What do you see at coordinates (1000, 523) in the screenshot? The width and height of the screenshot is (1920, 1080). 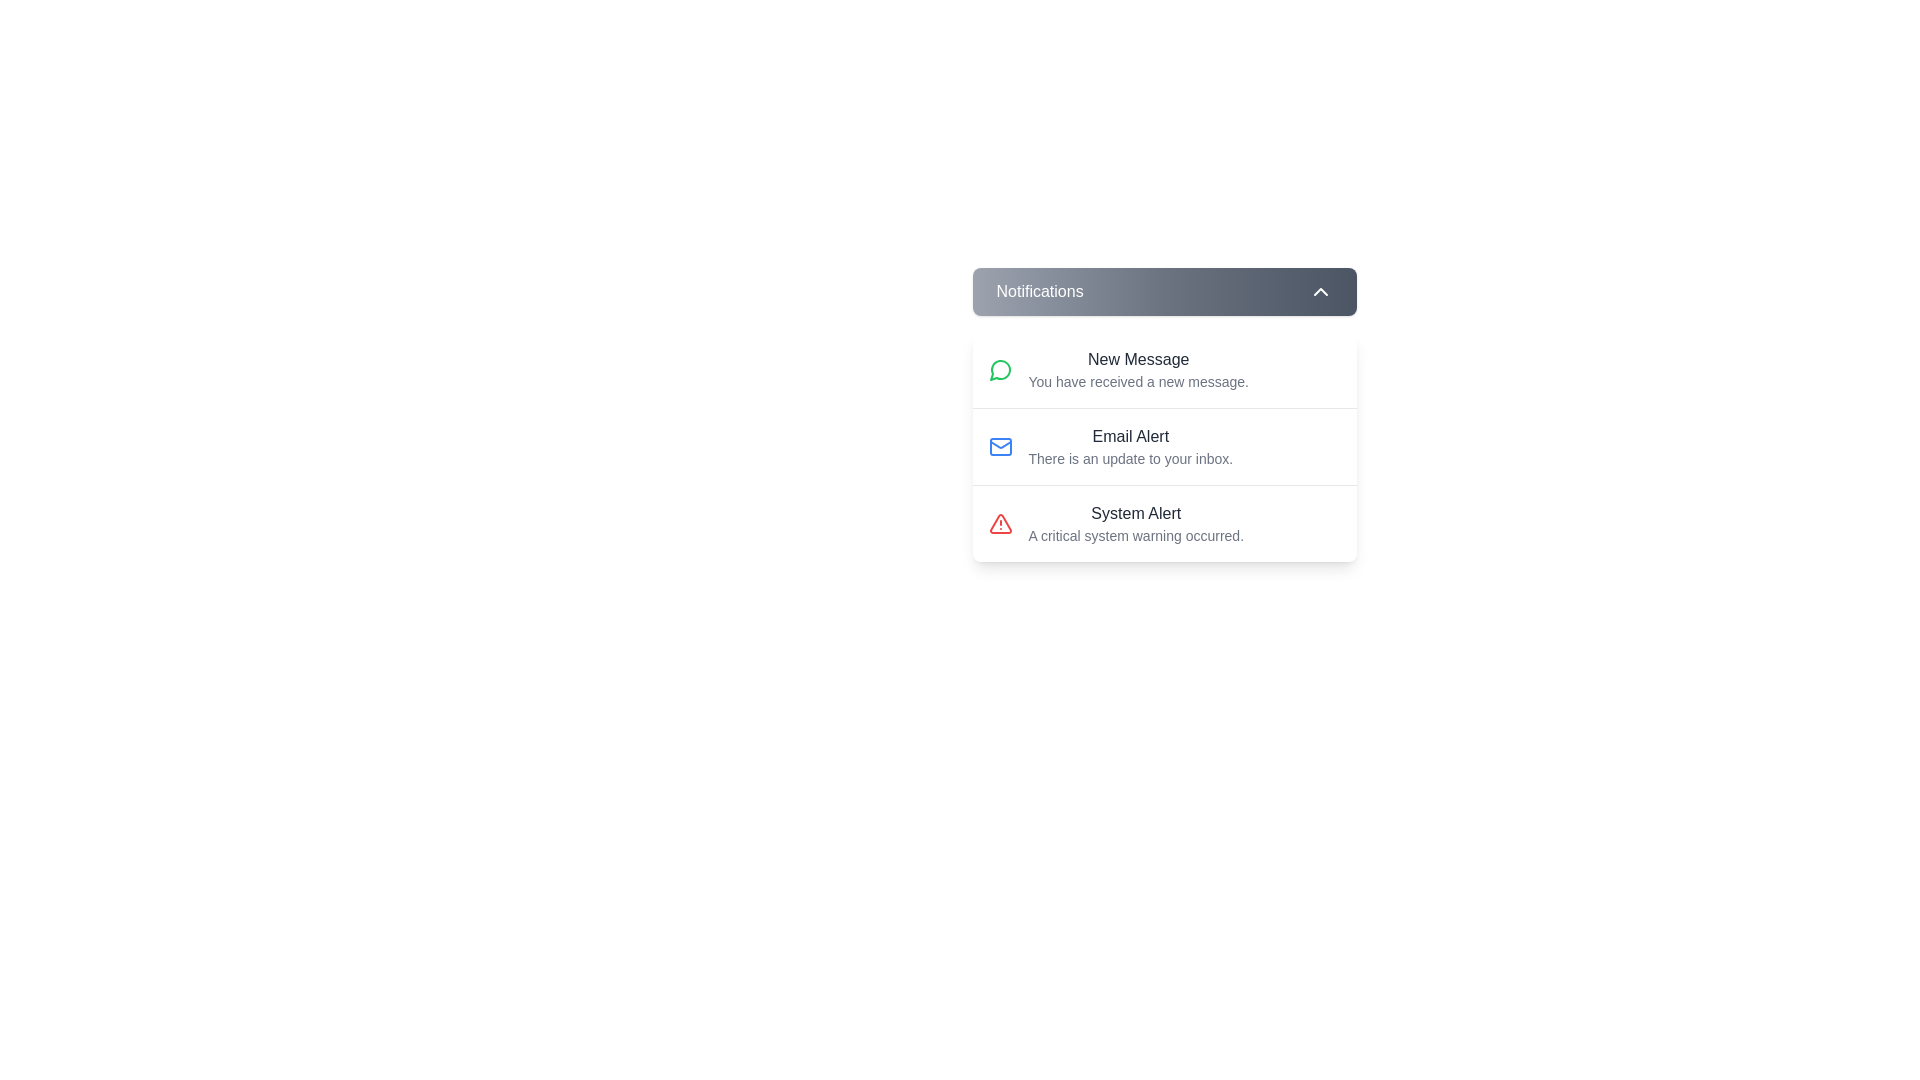 I see `the warning icon in the 'System Alert' dropdown menu, which indicates a critical issue` at bounding box center [1000, 523].